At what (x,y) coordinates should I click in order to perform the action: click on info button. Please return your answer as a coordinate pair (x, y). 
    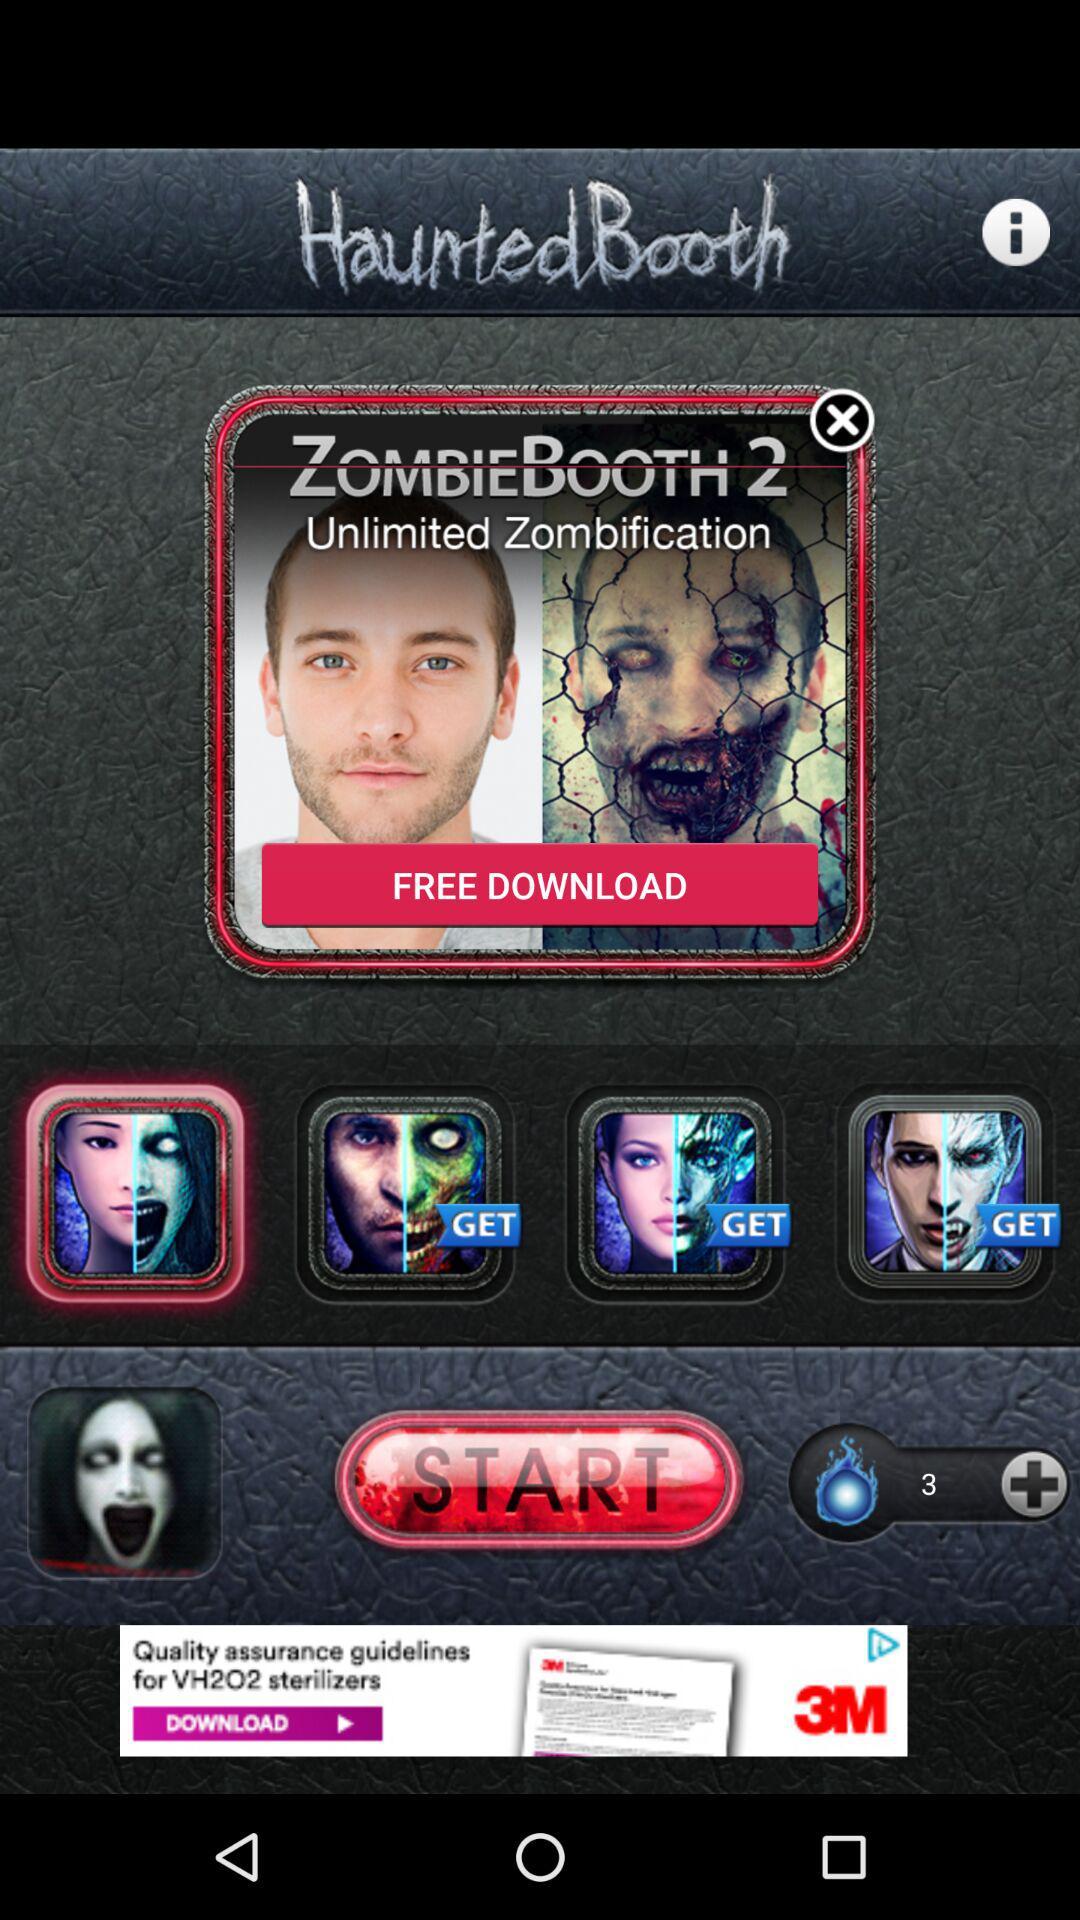
    Looking at the image, I should click on (1016, 232).